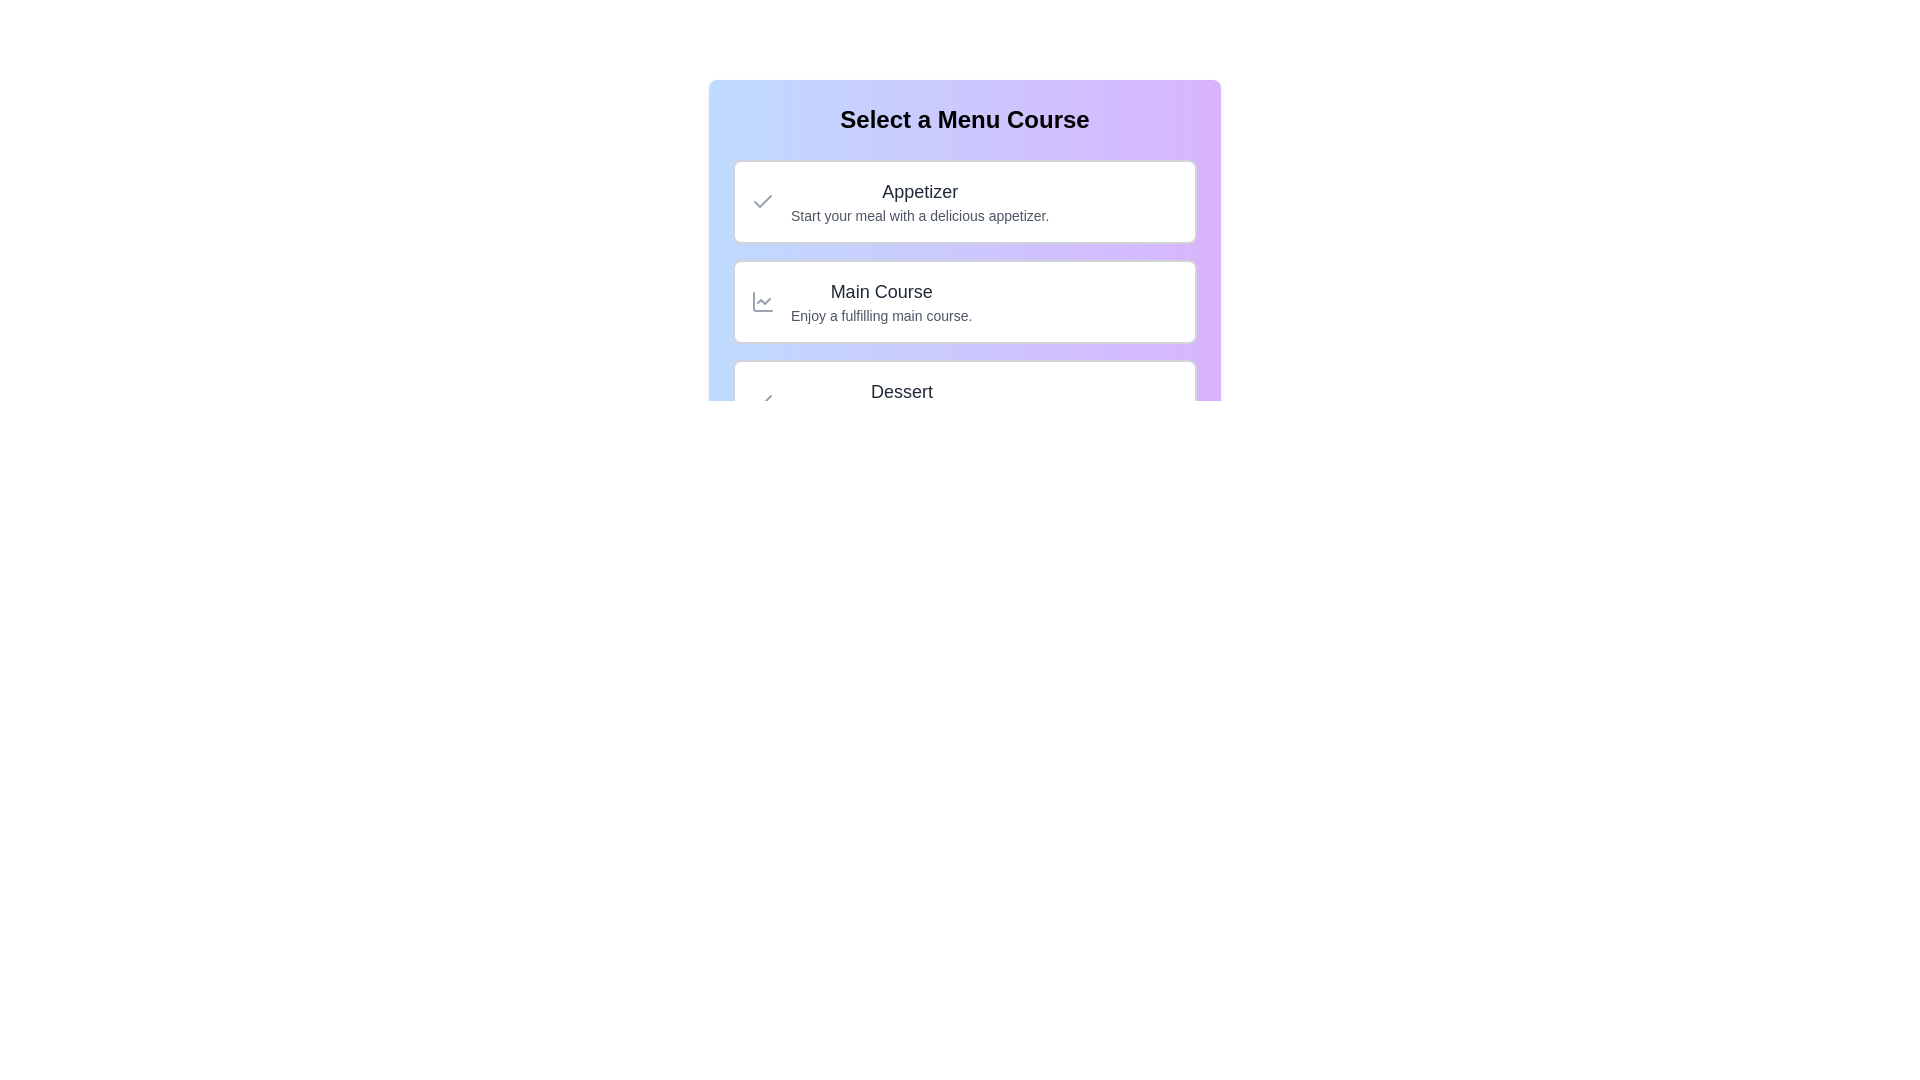  Describe the element at coordinates (964, 119) in the screenshot. I see `the bold header text element that says 'Select a Menu Course', which is styled with a large font size and centered alignment, located at the top of the card component with a gradient background` at that location.